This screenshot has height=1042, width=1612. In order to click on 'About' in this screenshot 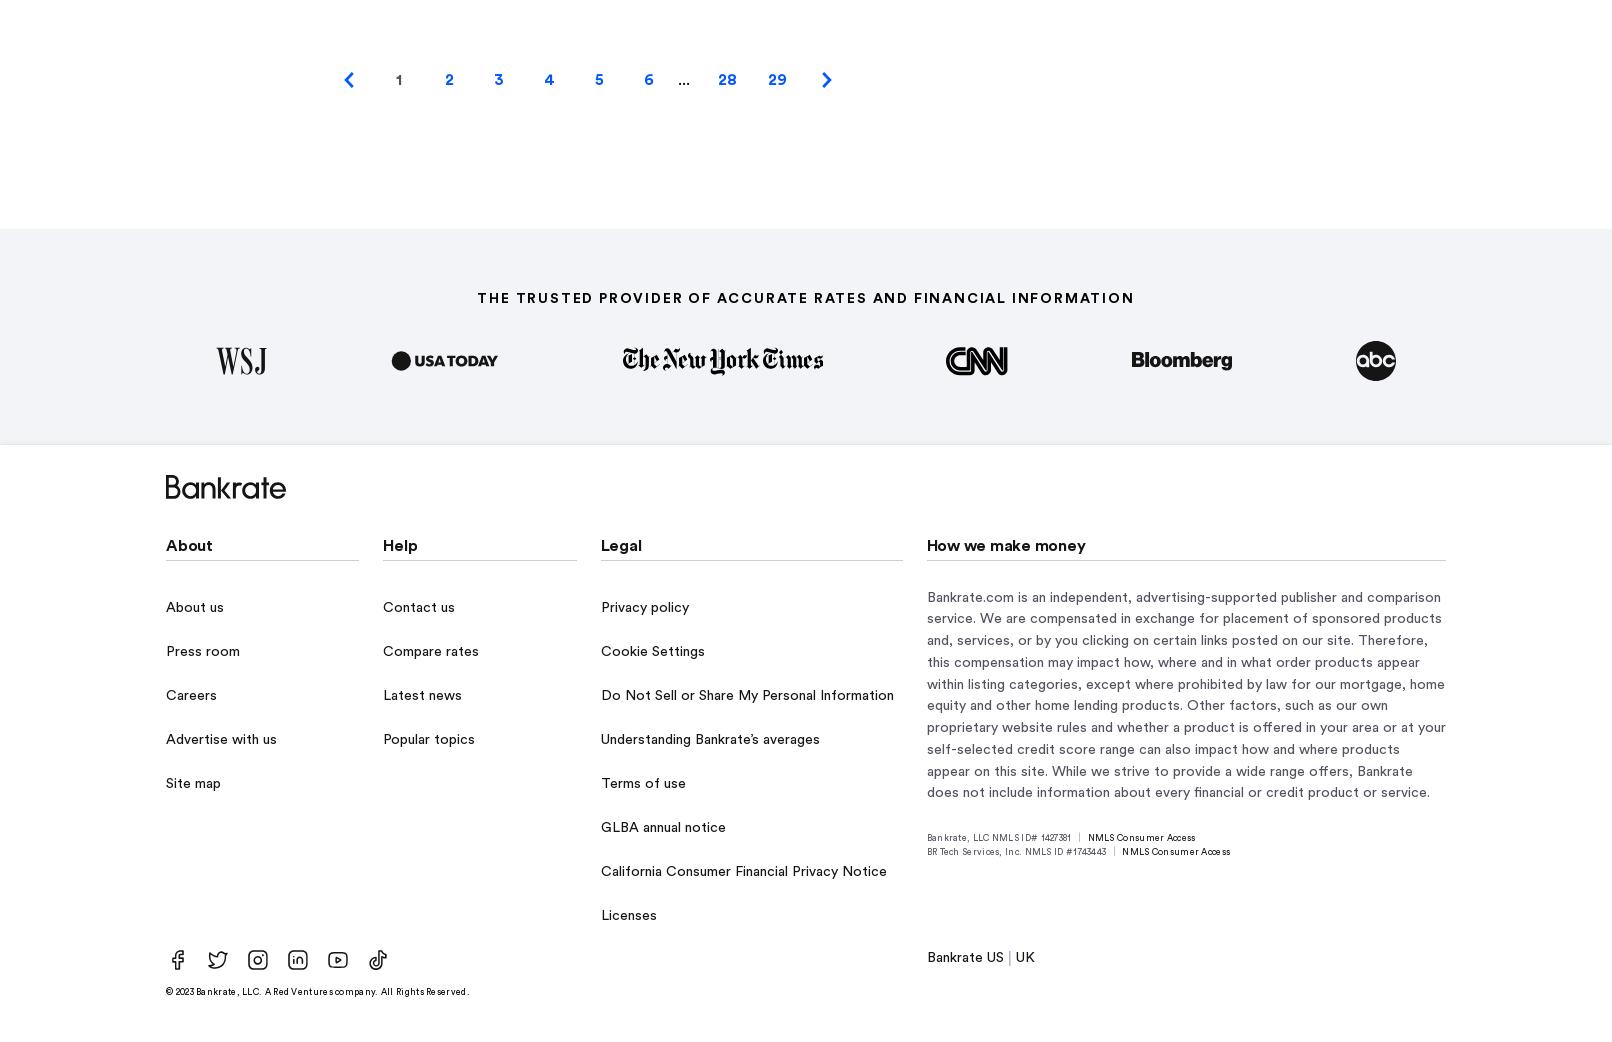, I will do `click(166, 543)`.